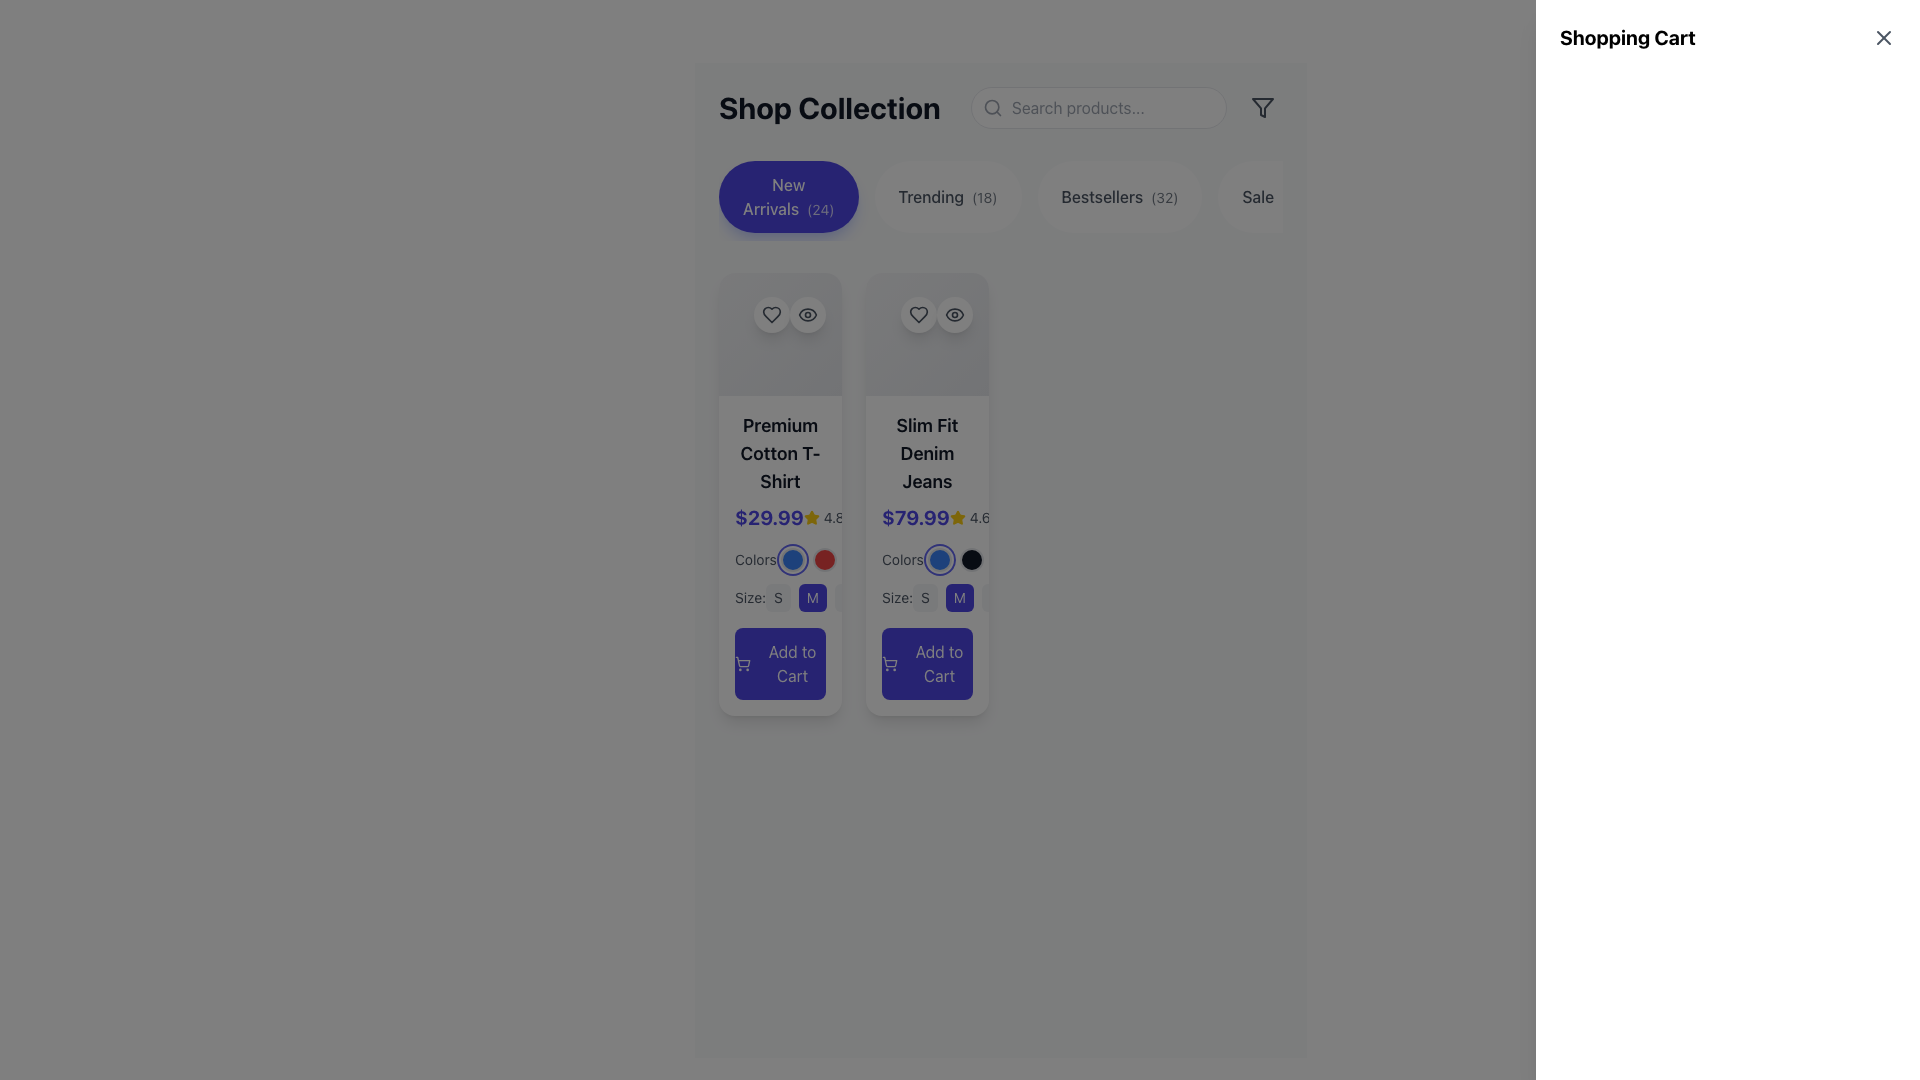  What do you see at coordinates (917, 315) in the screenshot?
I see `the heart-shaped icon located at the upper section of the item card for 'Slim Fit Denim Jeans' to mark the product as favorite` at bounding box center [917, 315].